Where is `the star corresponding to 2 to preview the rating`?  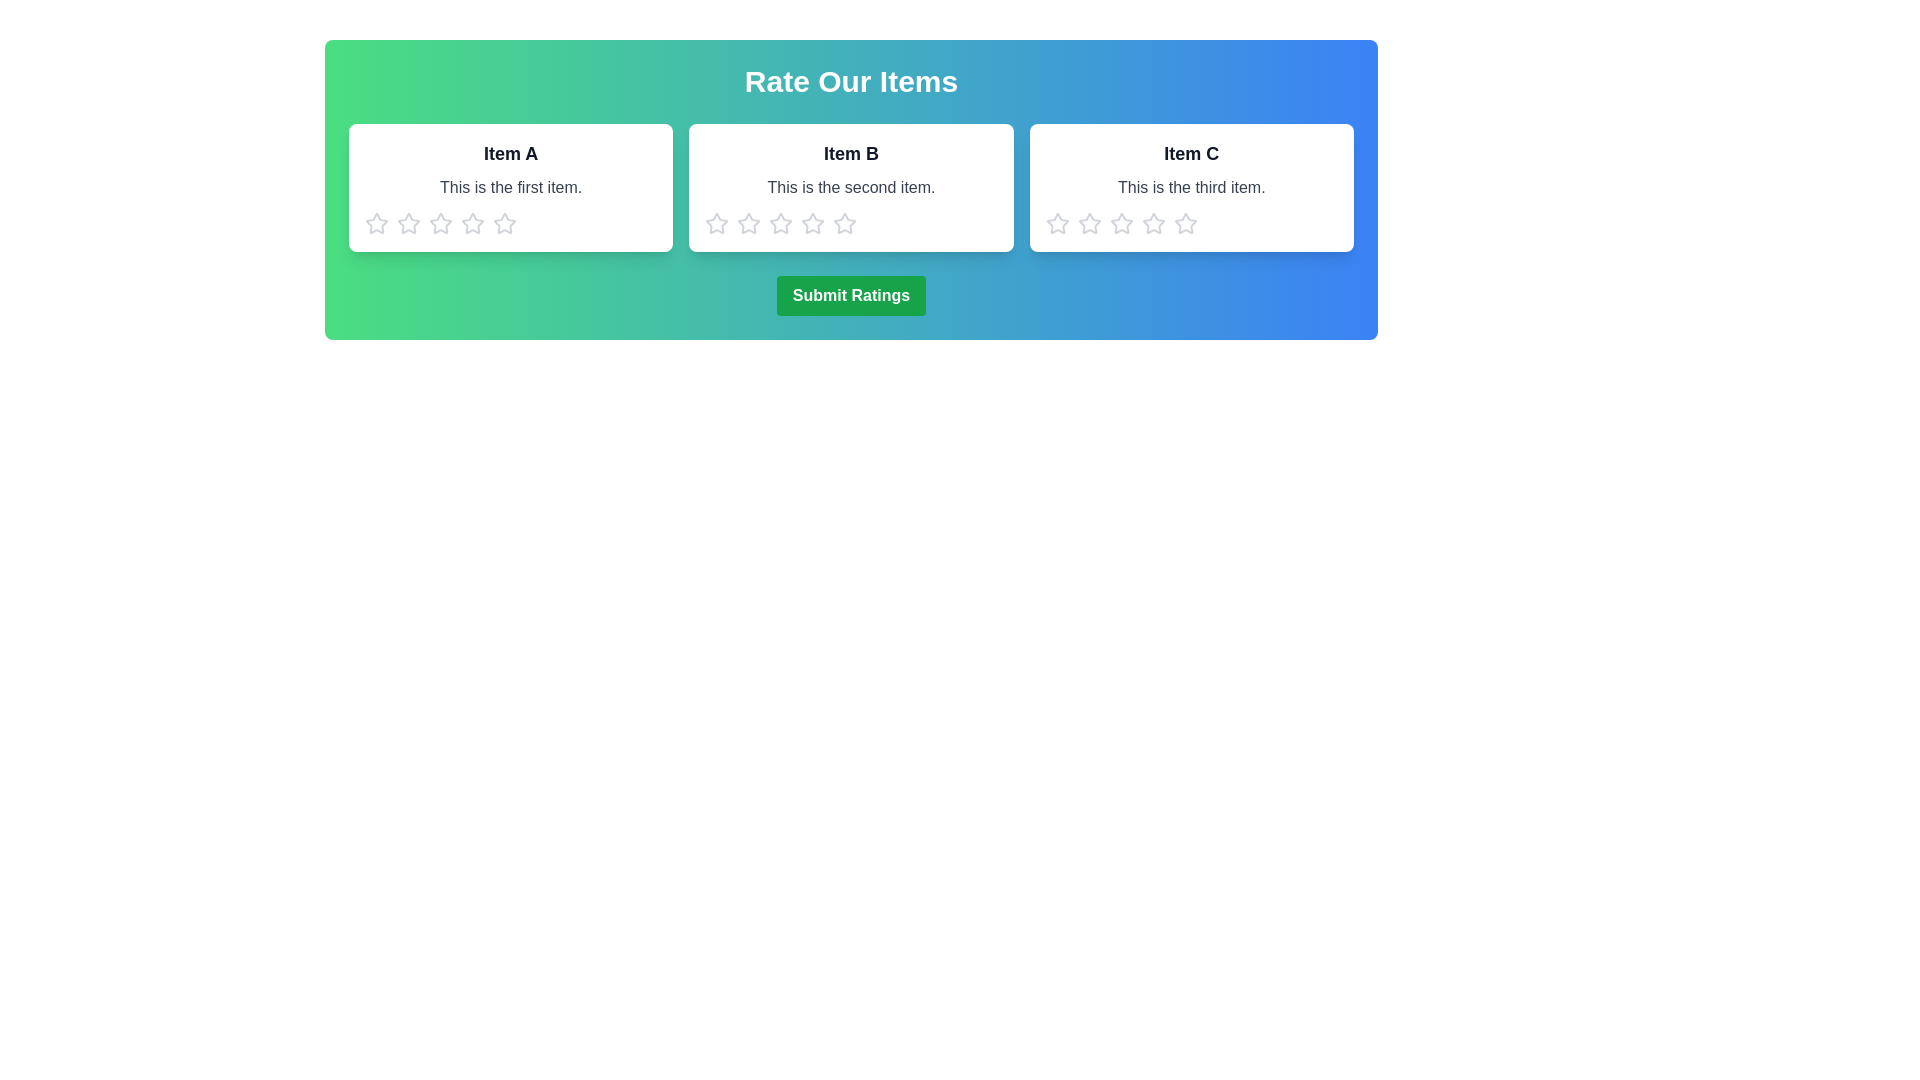
the star corresponding to 2 to preview the rating is located at coordinates (407, 223).